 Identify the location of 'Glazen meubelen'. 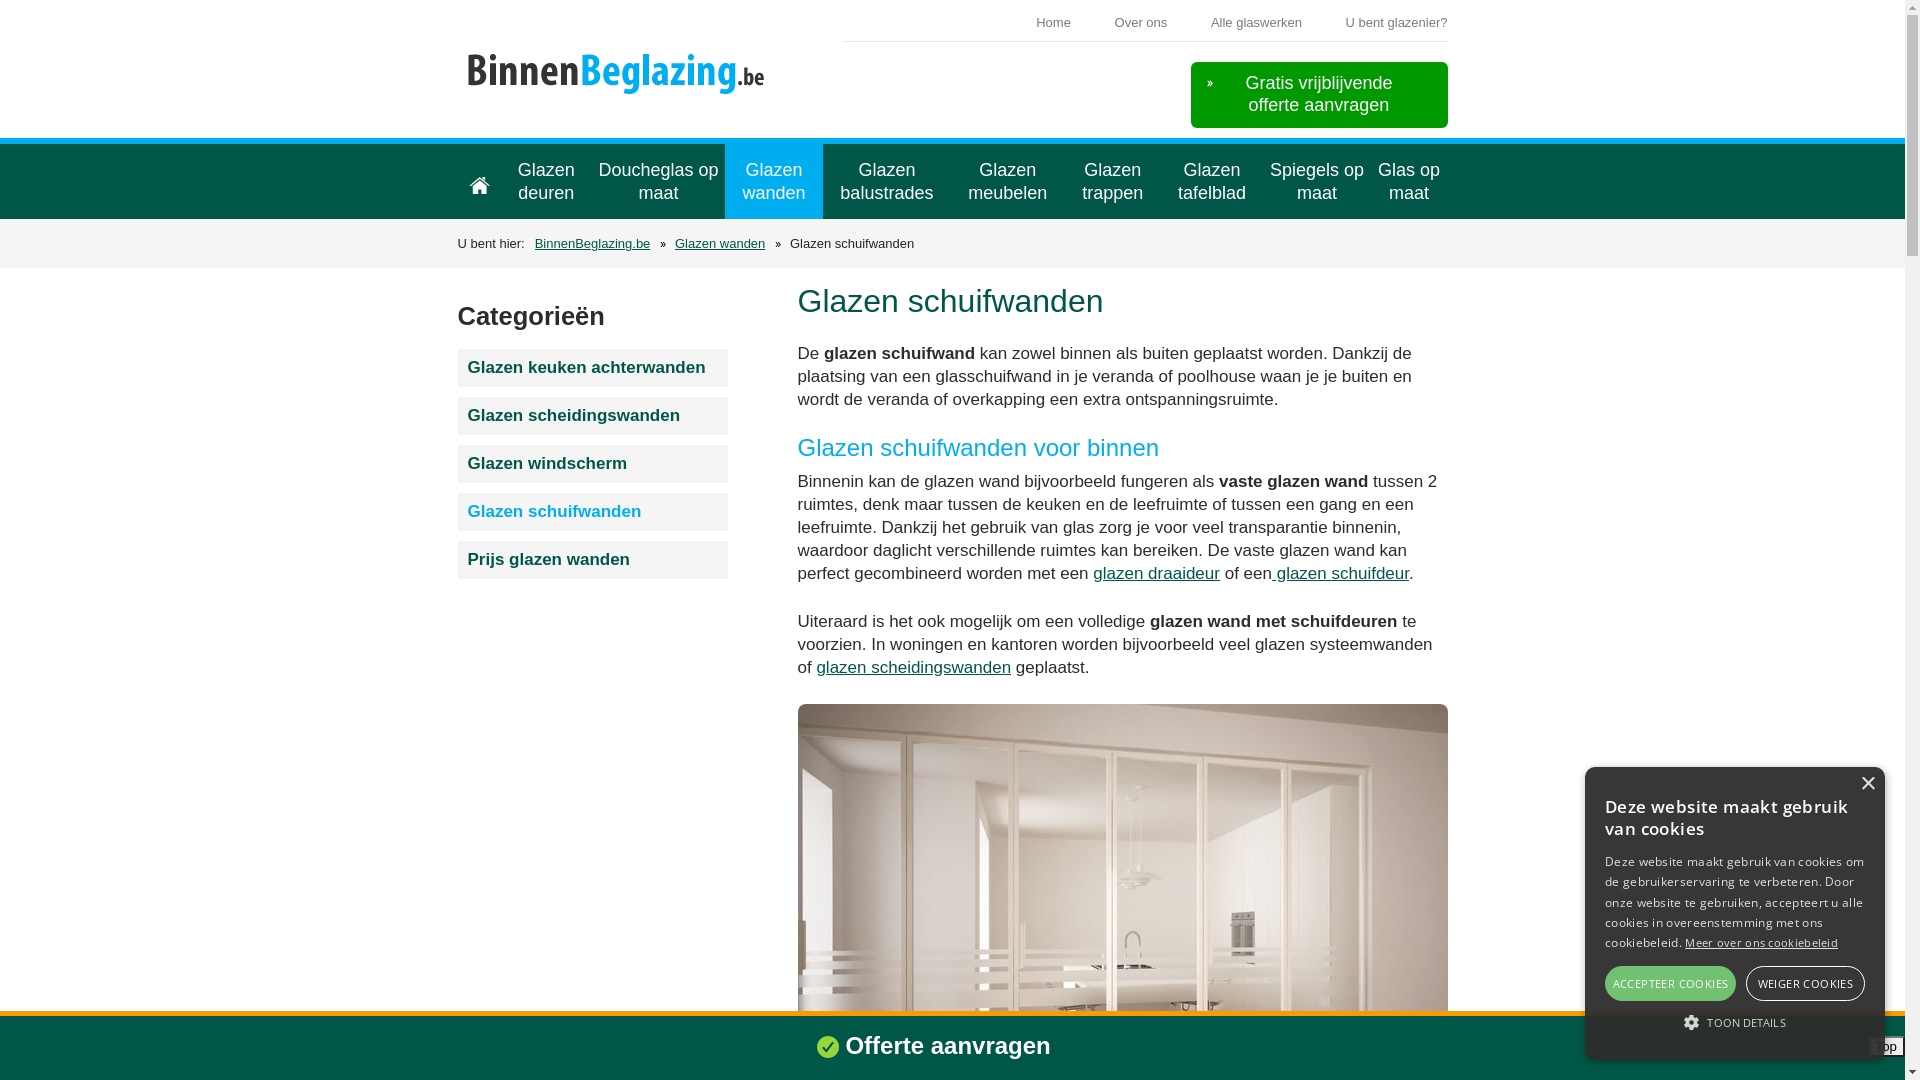
(949, 181).